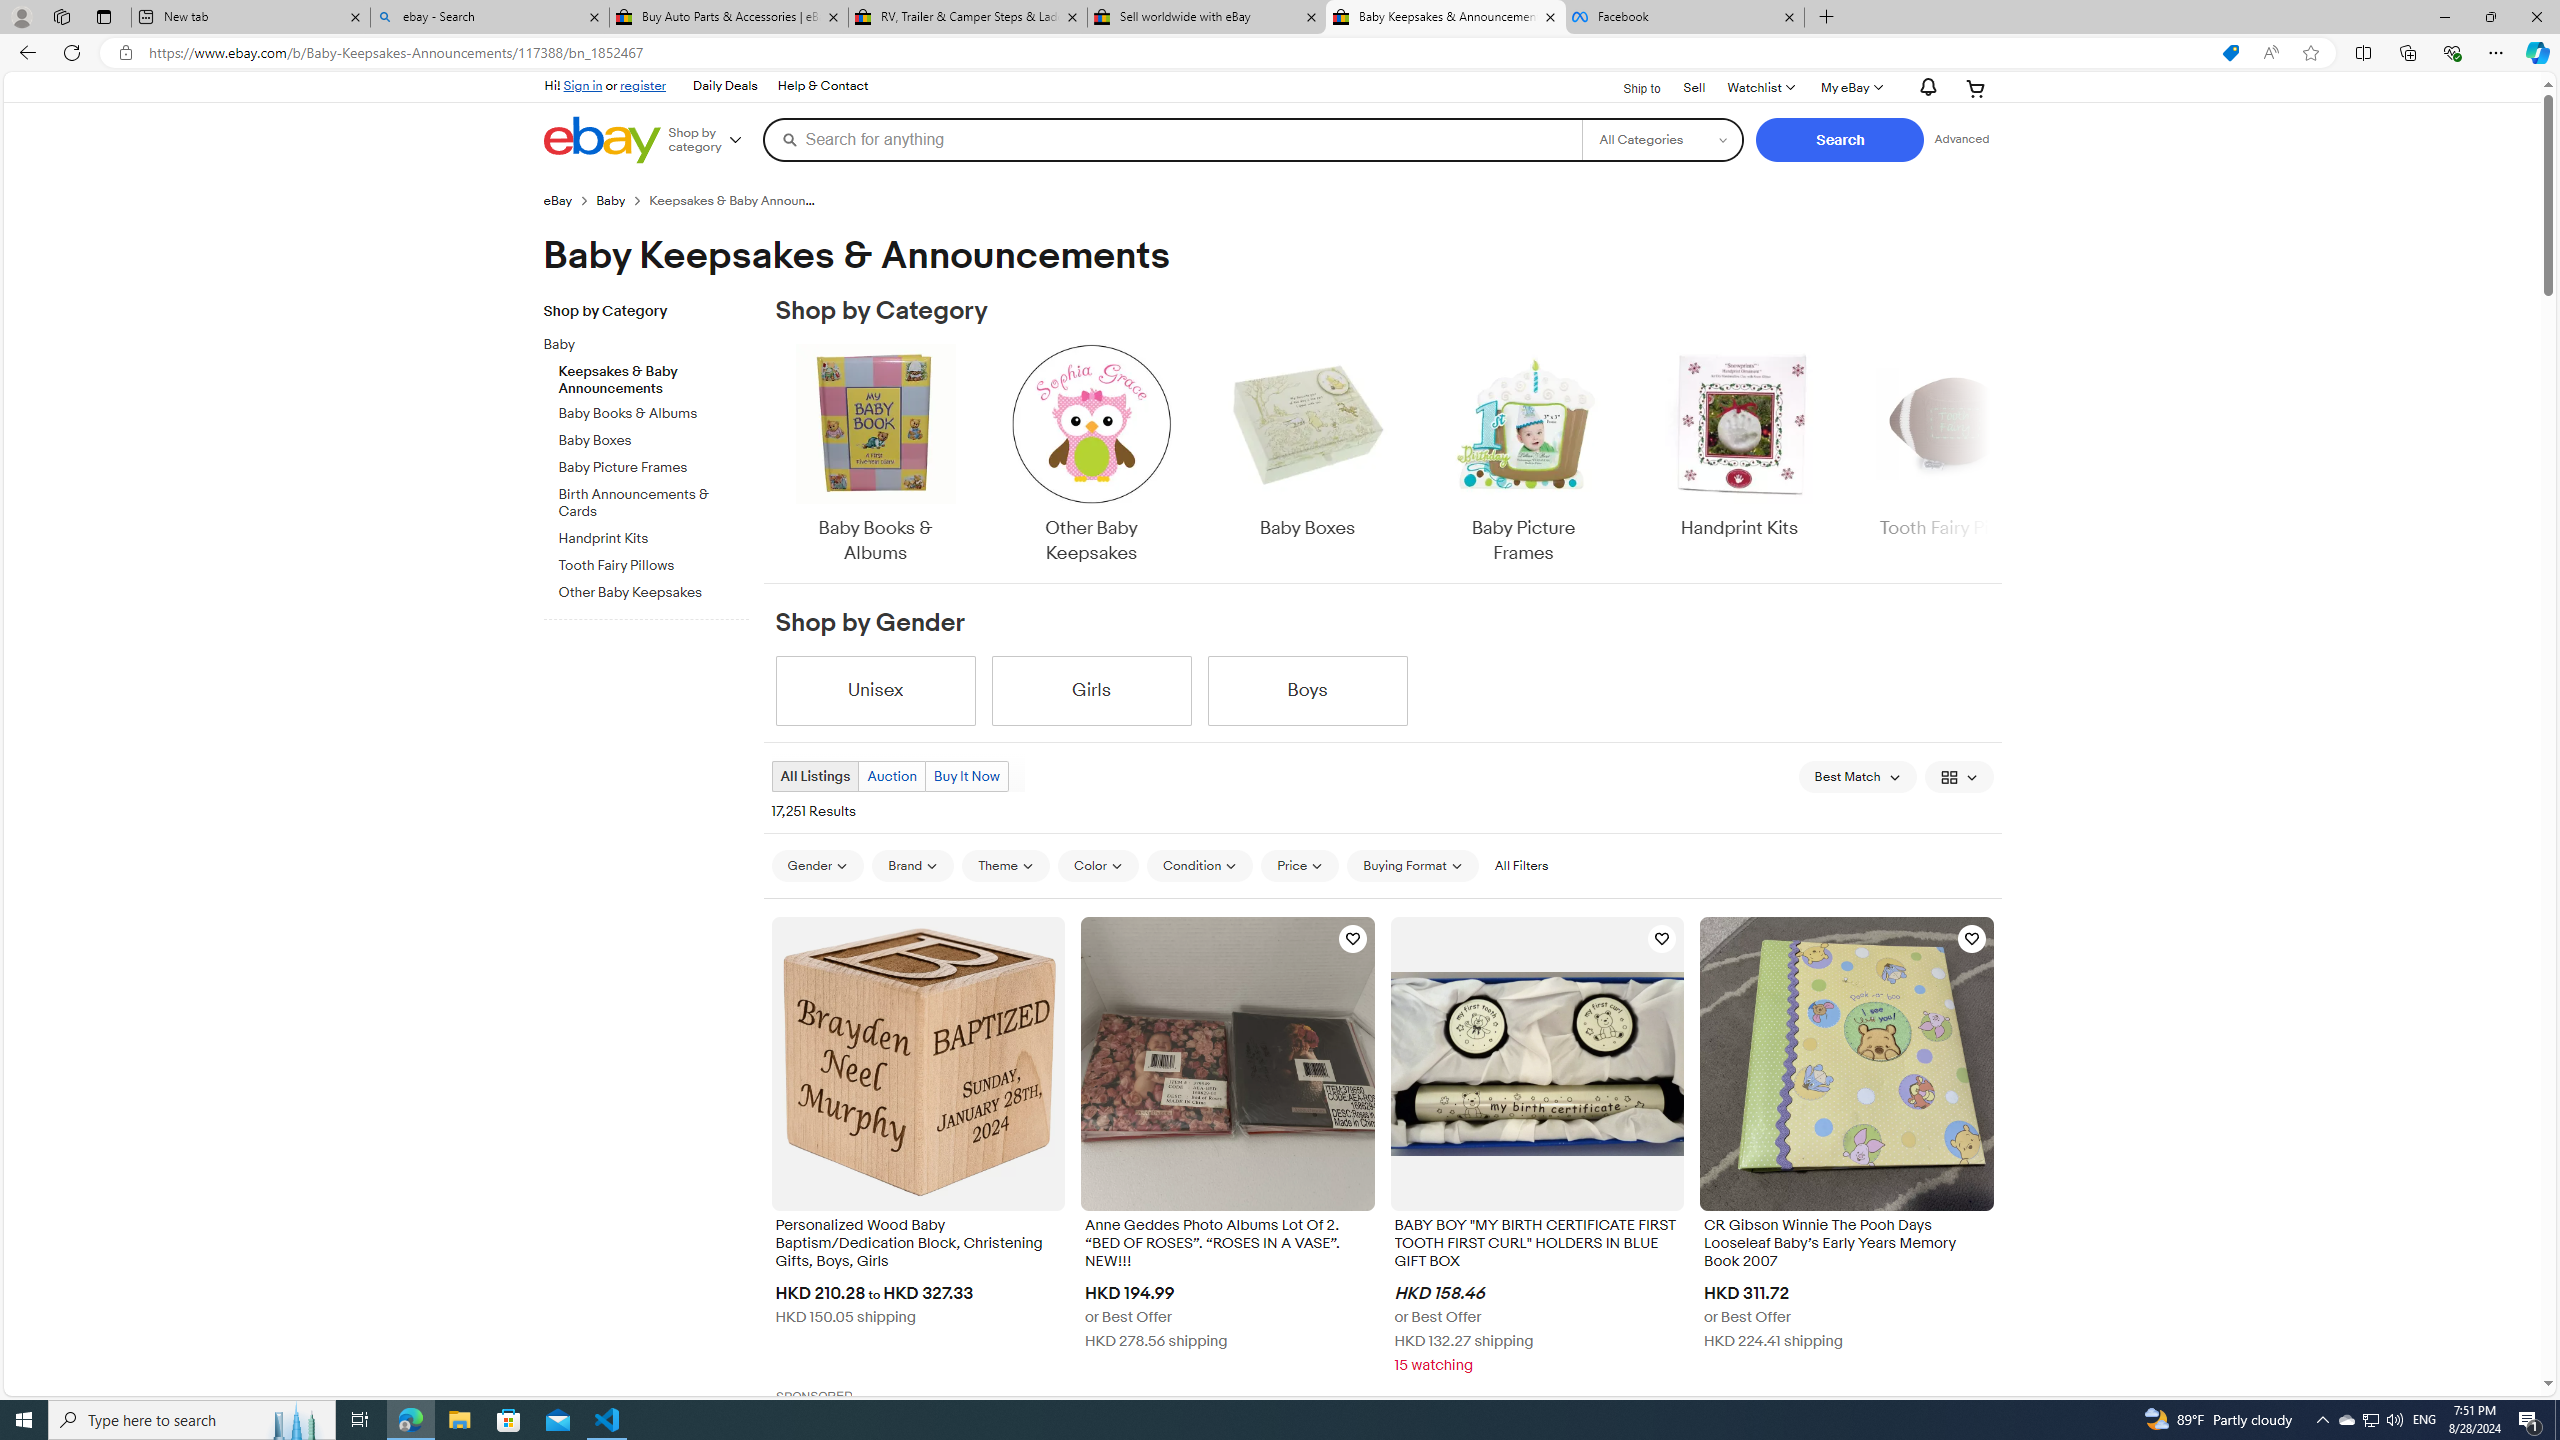  I want to click on 'Keepsakes & Baby Announcements', so click(653, 375).